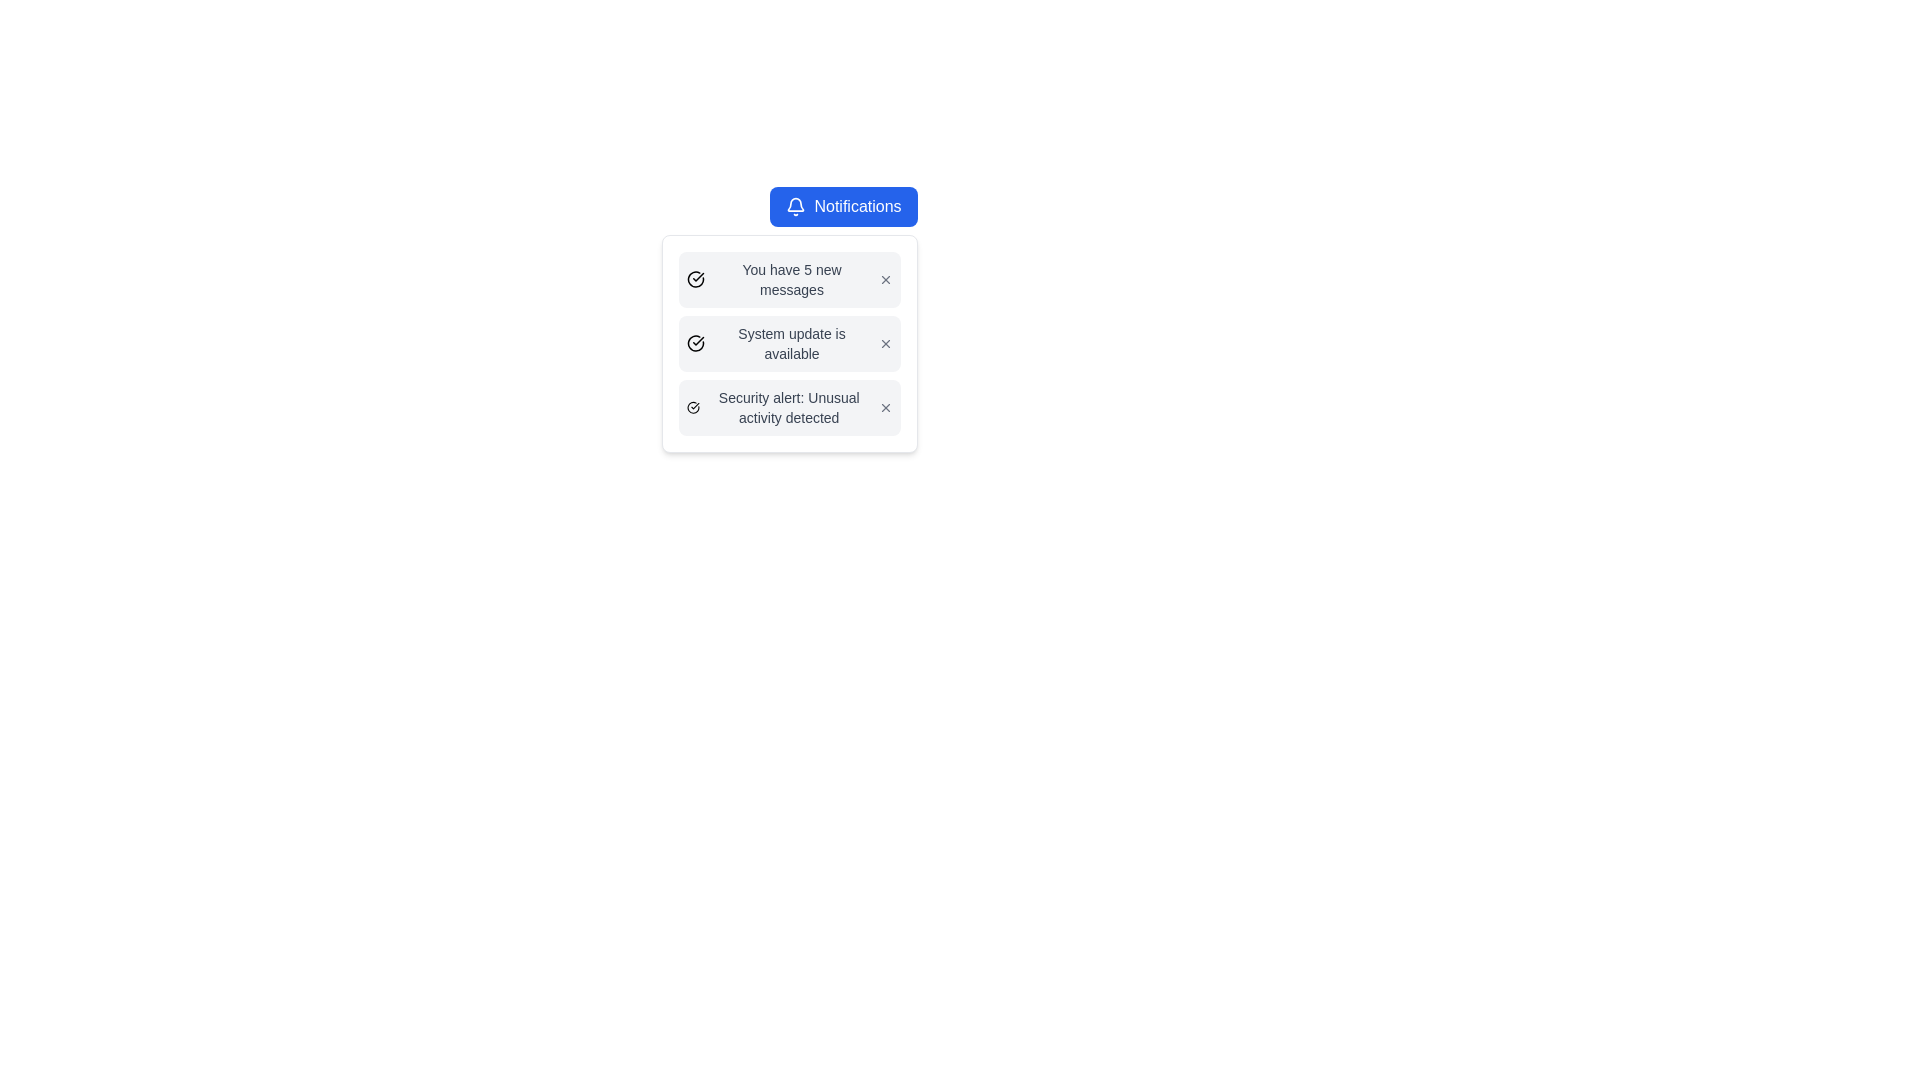 The height and width of the screenshot is (1080, 1920). What do you see at coordinates (884, 342) in the screenshot?
I see `the dismiss button of the second notification titled 'System update is available'` at bounding box center [884, 342].